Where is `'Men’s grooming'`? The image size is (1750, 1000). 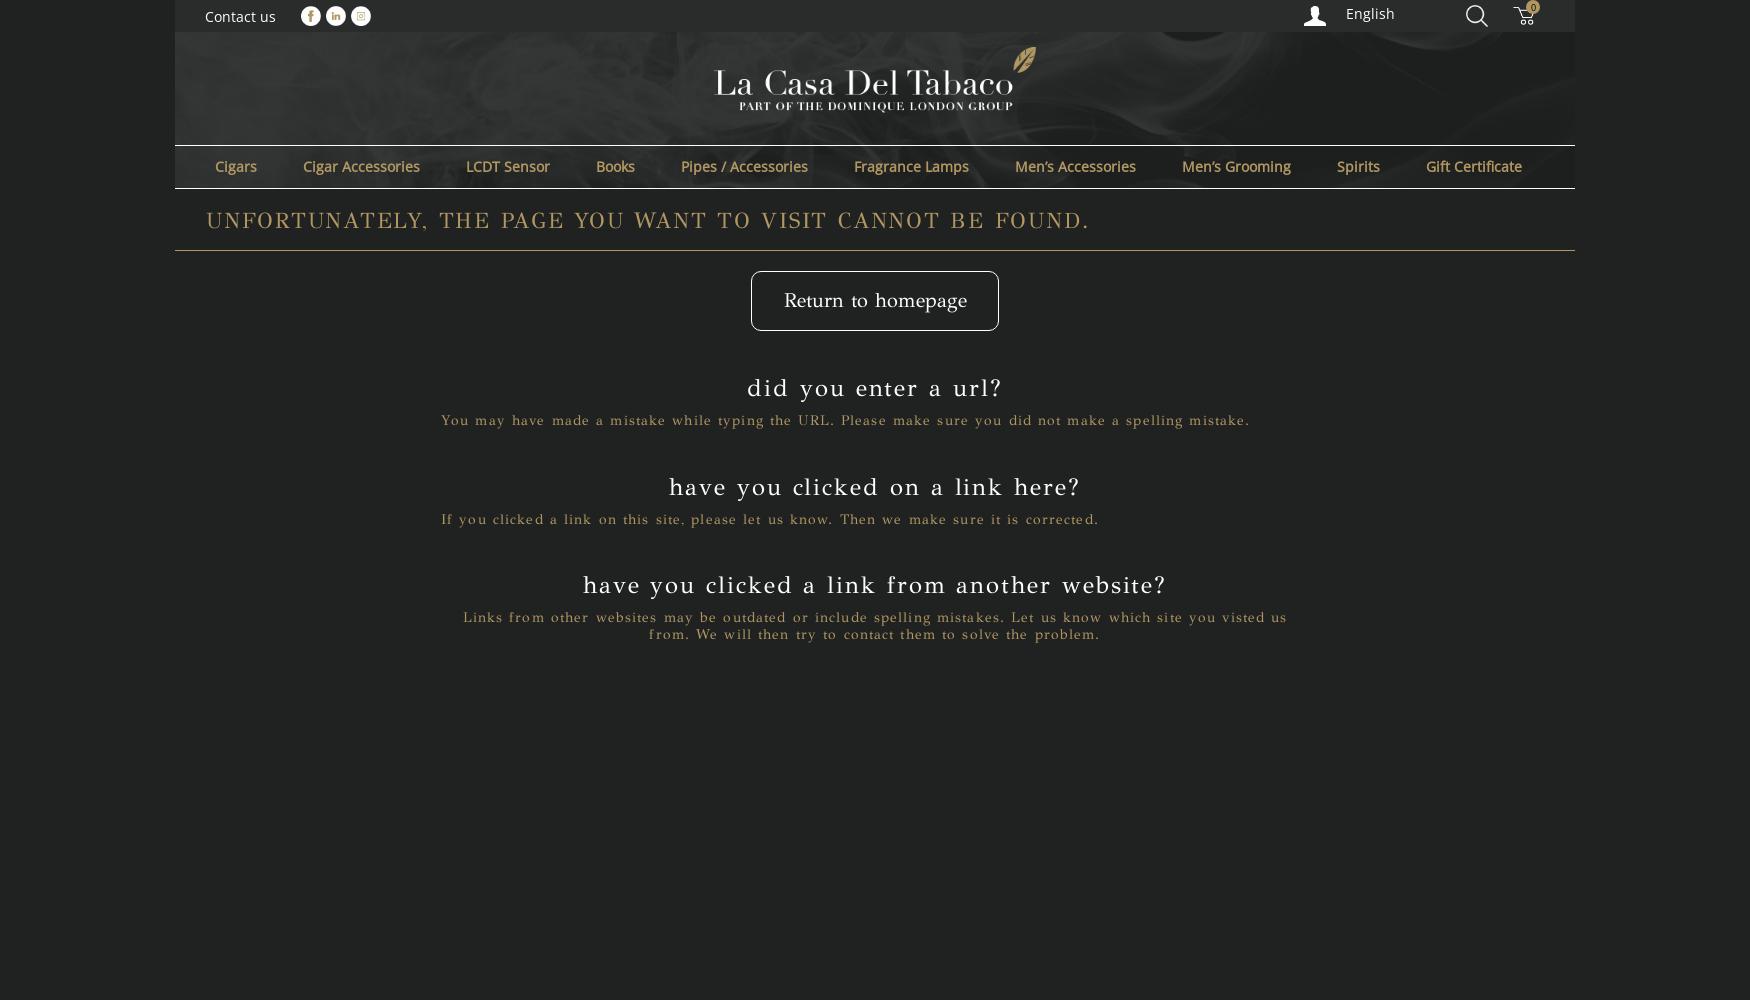
'Men’s grooming' is located at coordinates (1235, 165).